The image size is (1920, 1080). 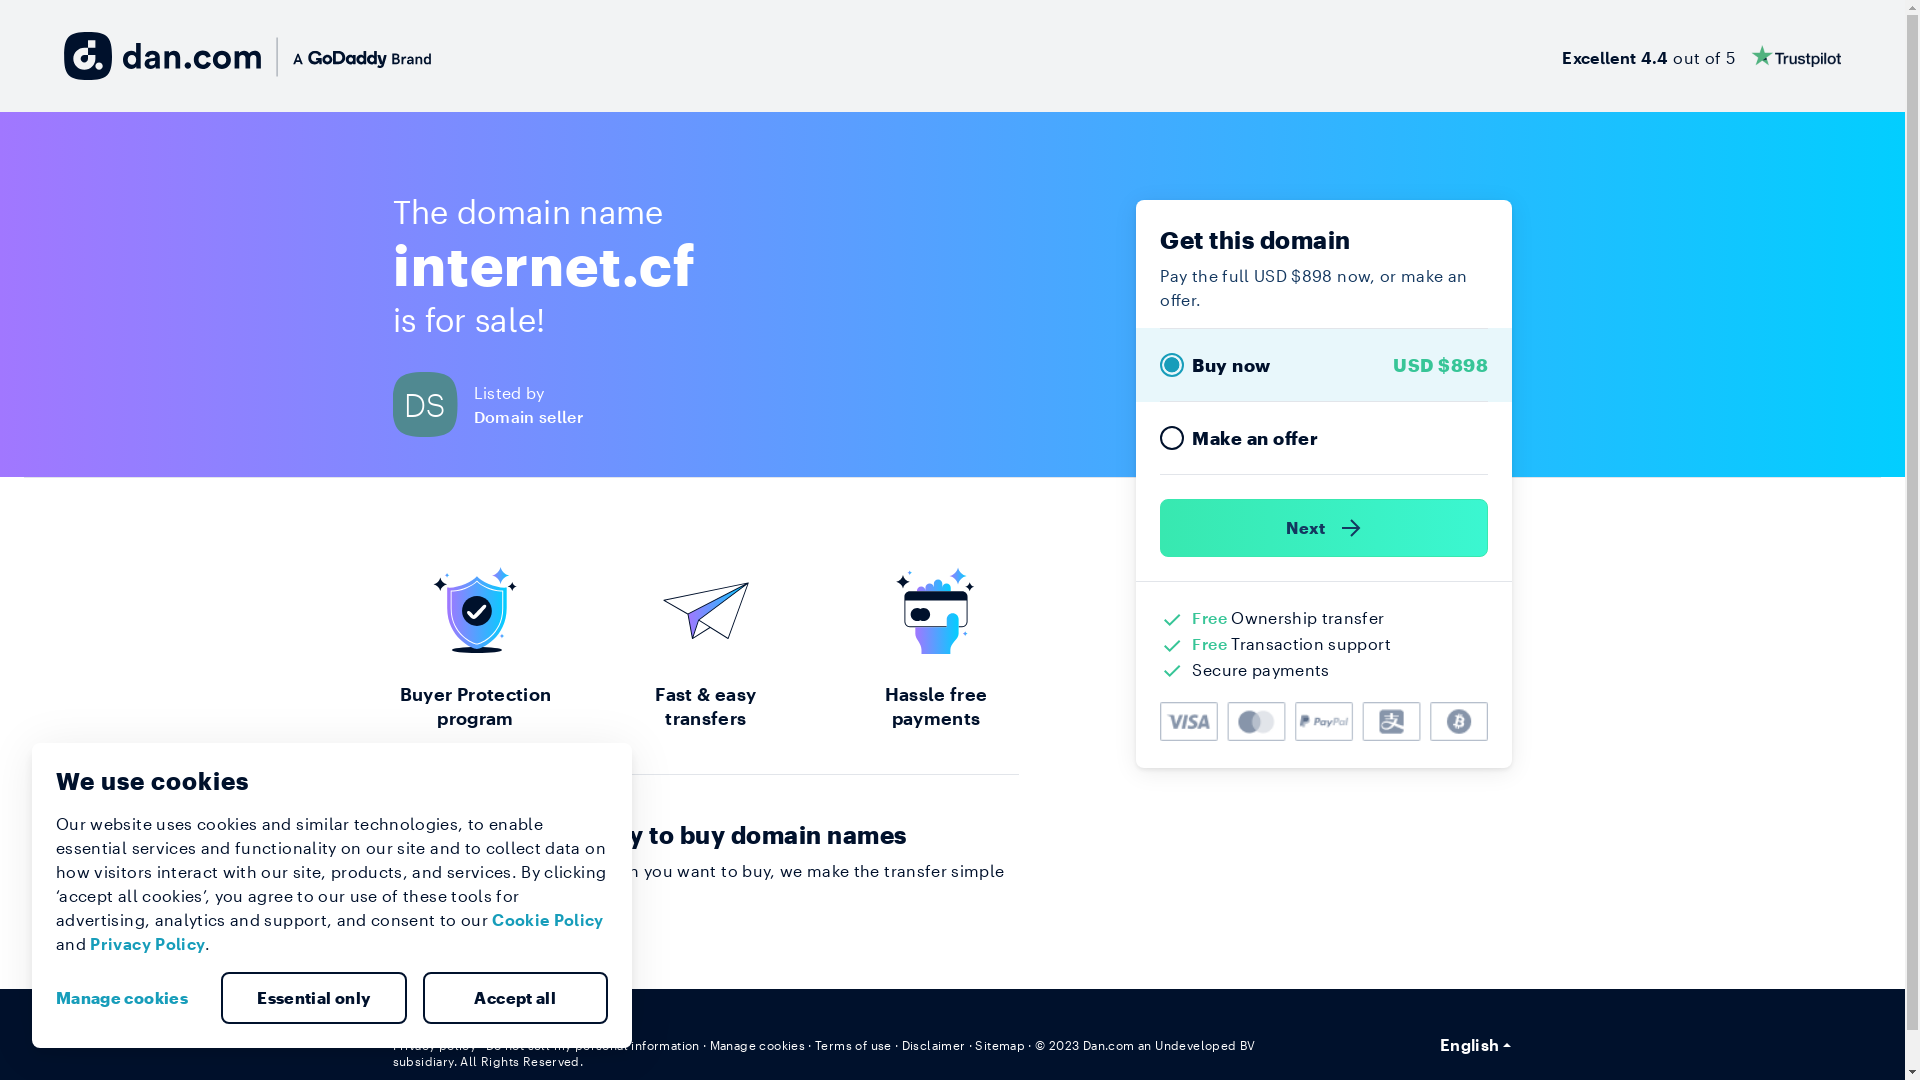 What do you see at coordinates (491, 919) in the screenshot?
I see `'Cookie Policy'` at bounding box center [491, 919].